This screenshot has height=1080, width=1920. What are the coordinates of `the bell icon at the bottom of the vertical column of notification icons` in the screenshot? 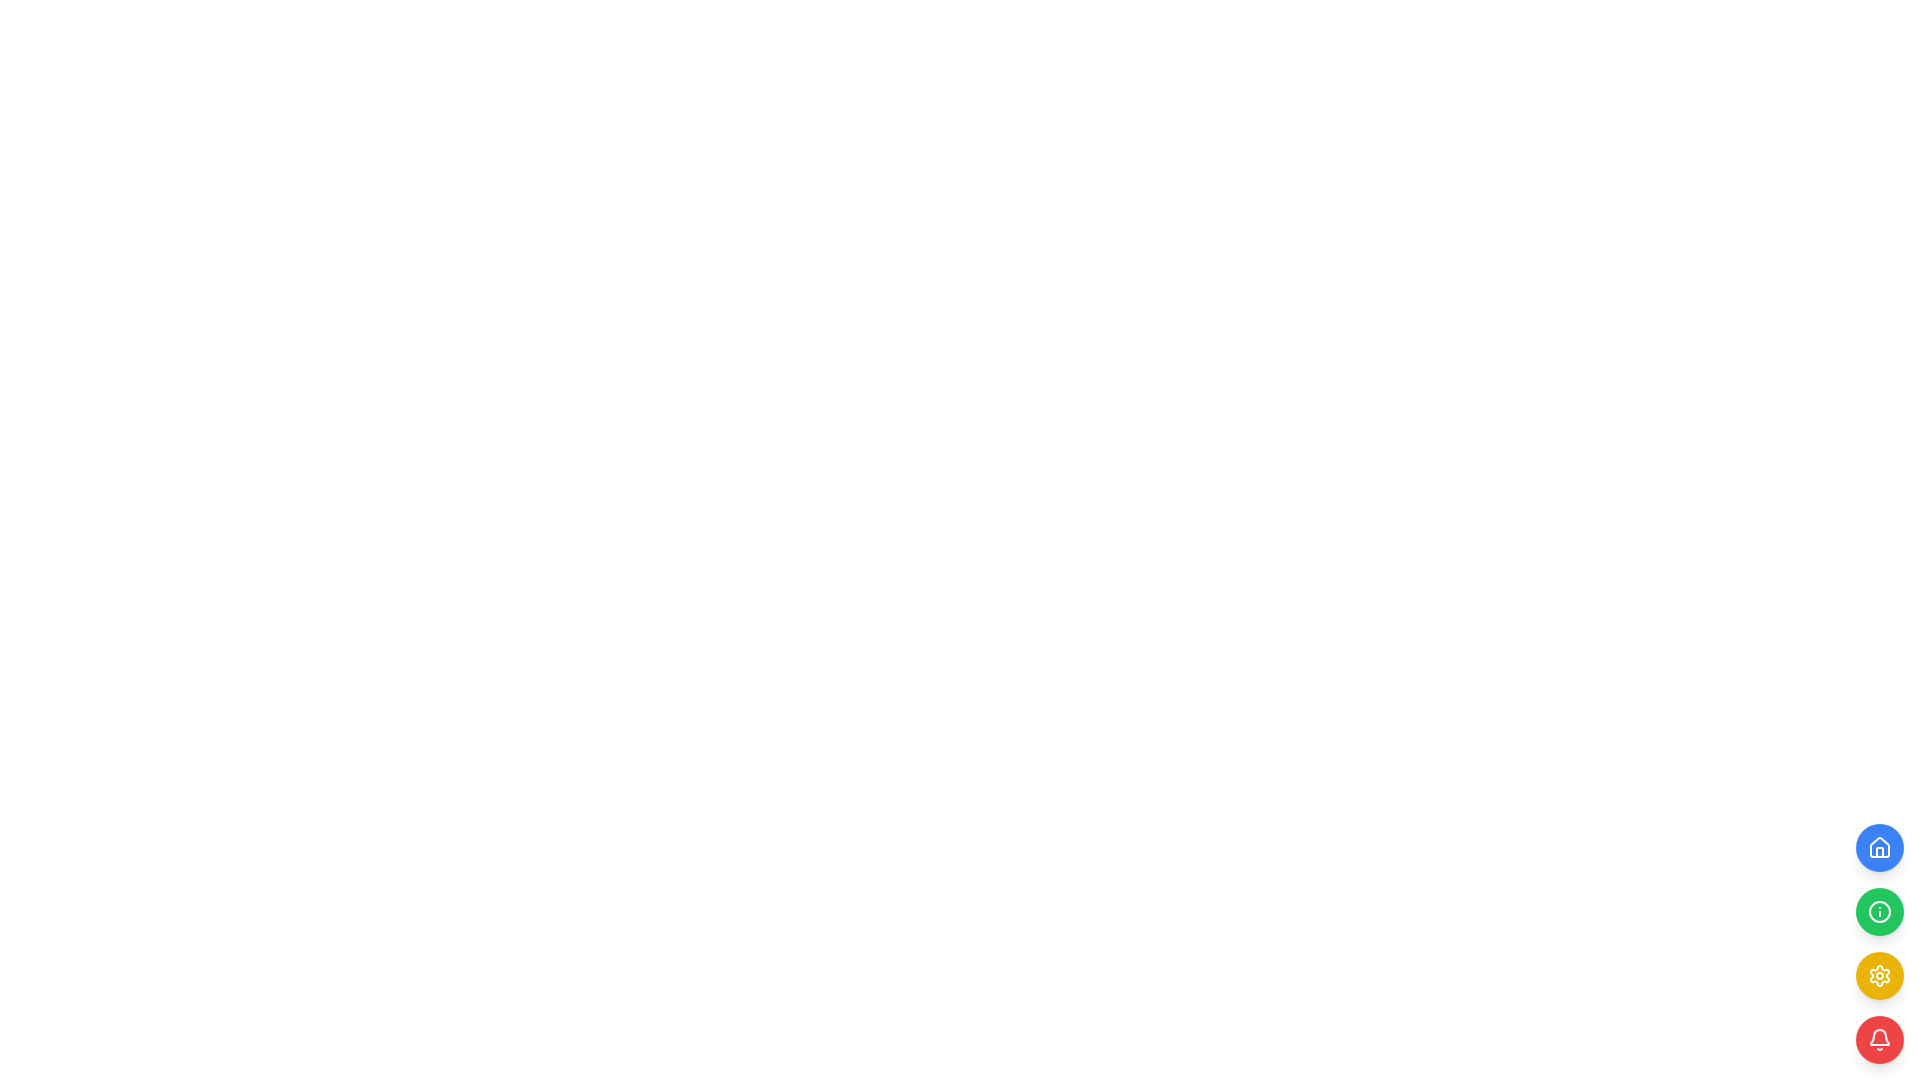 It's located at (1879, 1039).